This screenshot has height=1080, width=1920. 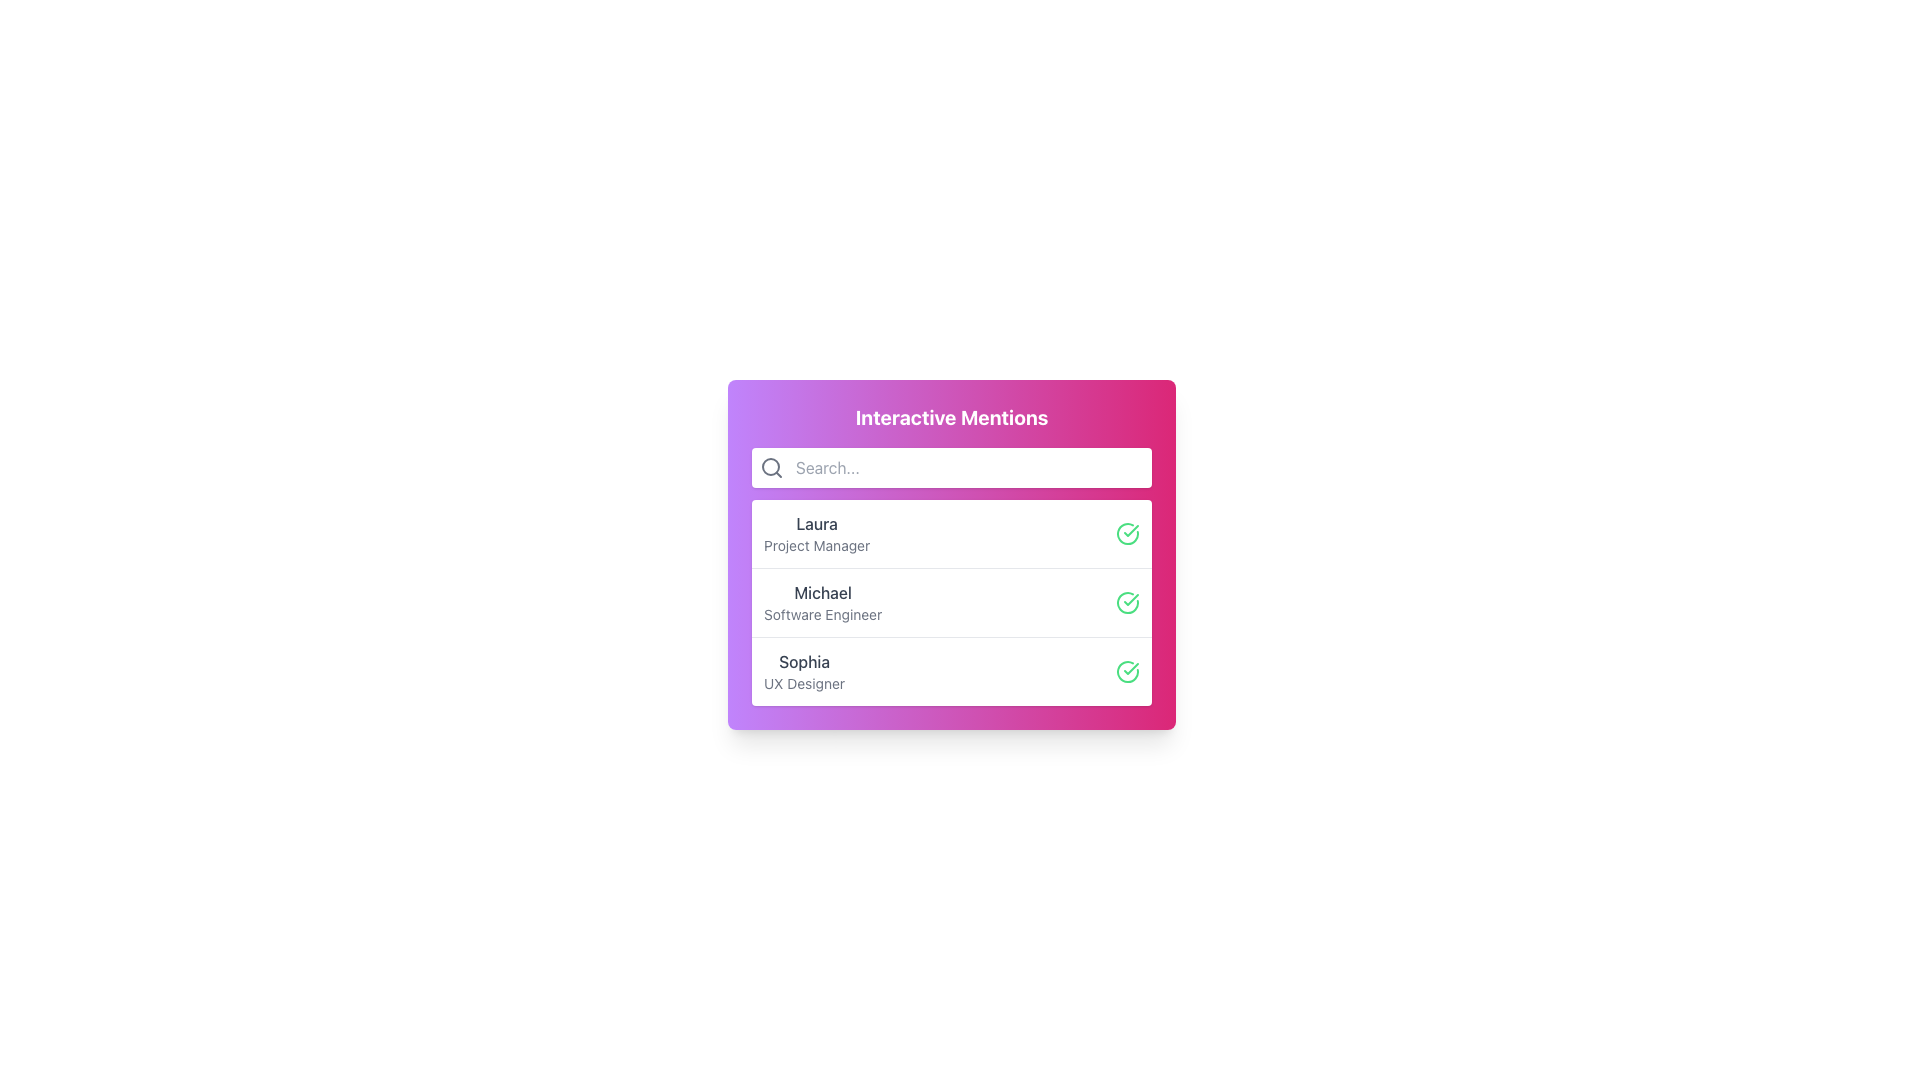 I want to click on the circular decorative element within the magnifying glass icon located at the left side of the search input field, so click(x=770, y=466).